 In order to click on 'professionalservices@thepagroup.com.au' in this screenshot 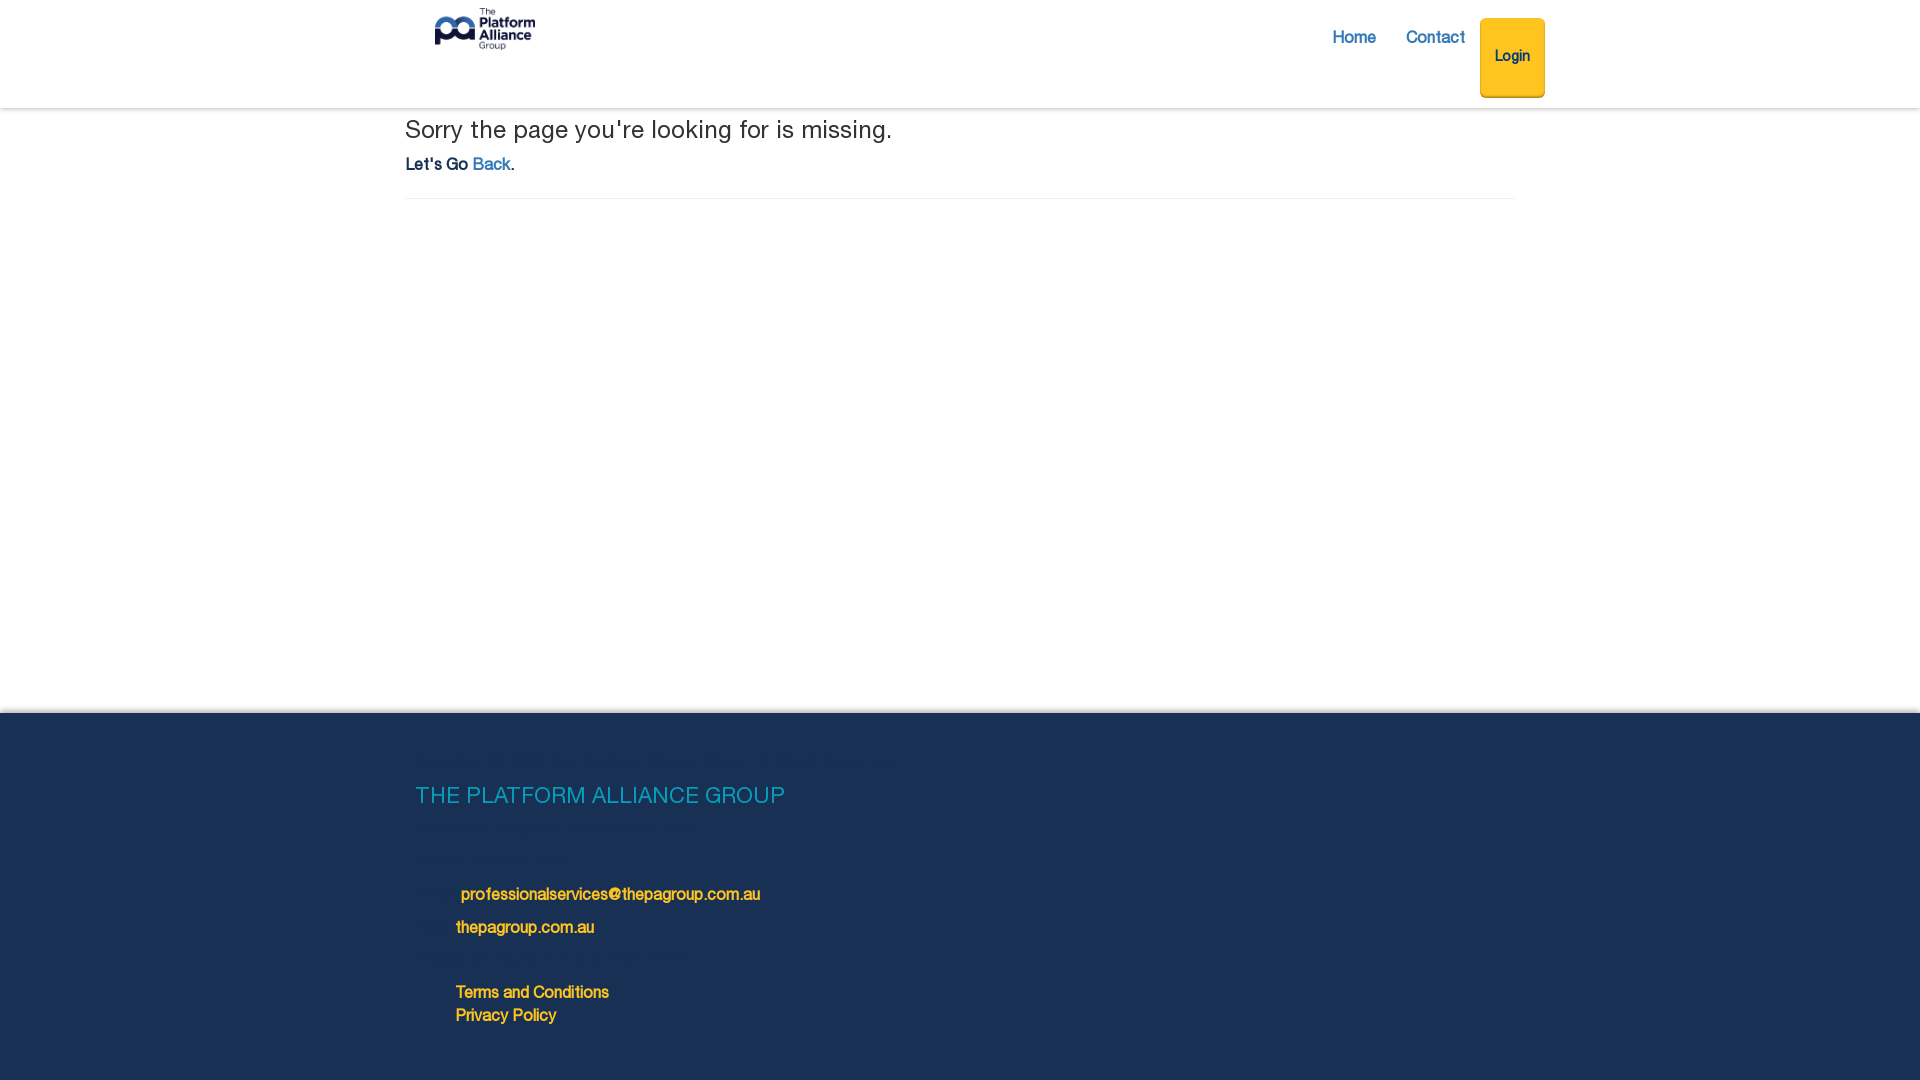, I will do `click(609, 896)`.